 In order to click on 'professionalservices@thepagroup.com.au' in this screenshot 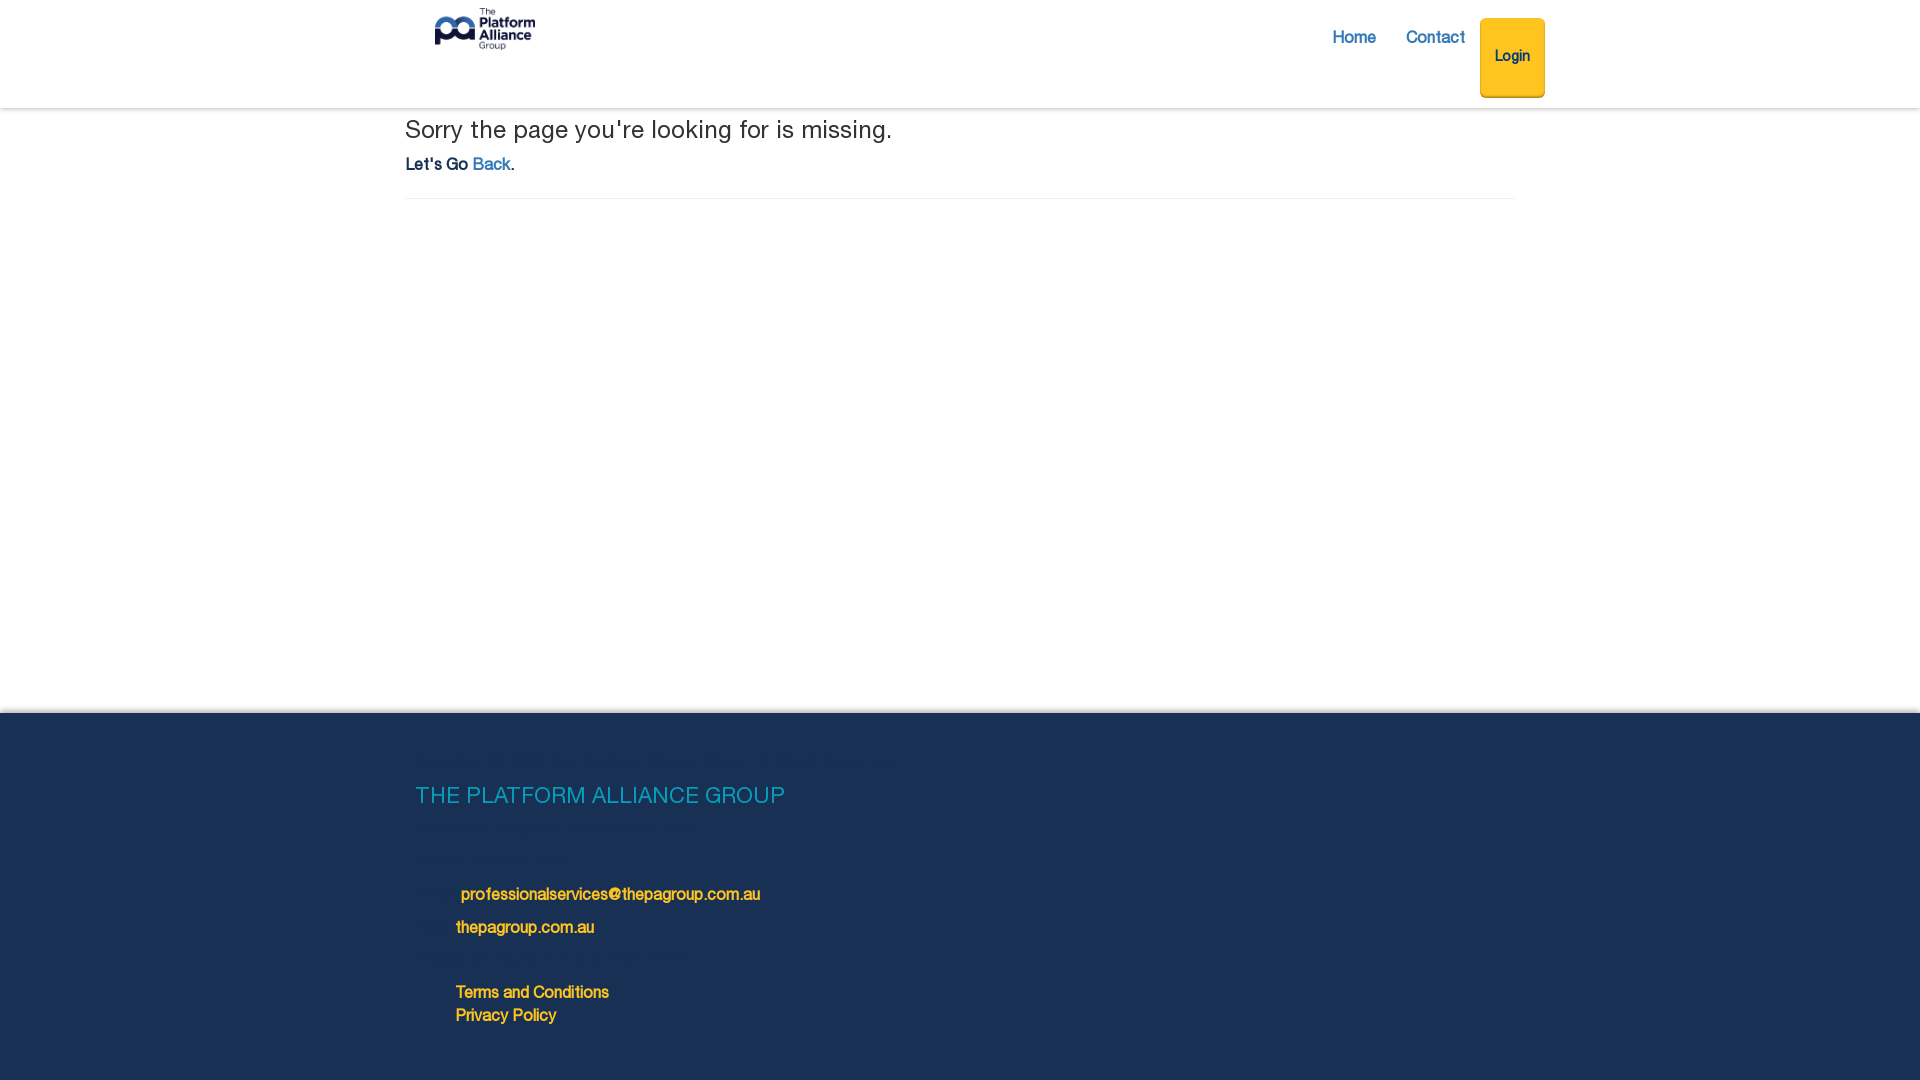, I will do `click(609, 896)`.